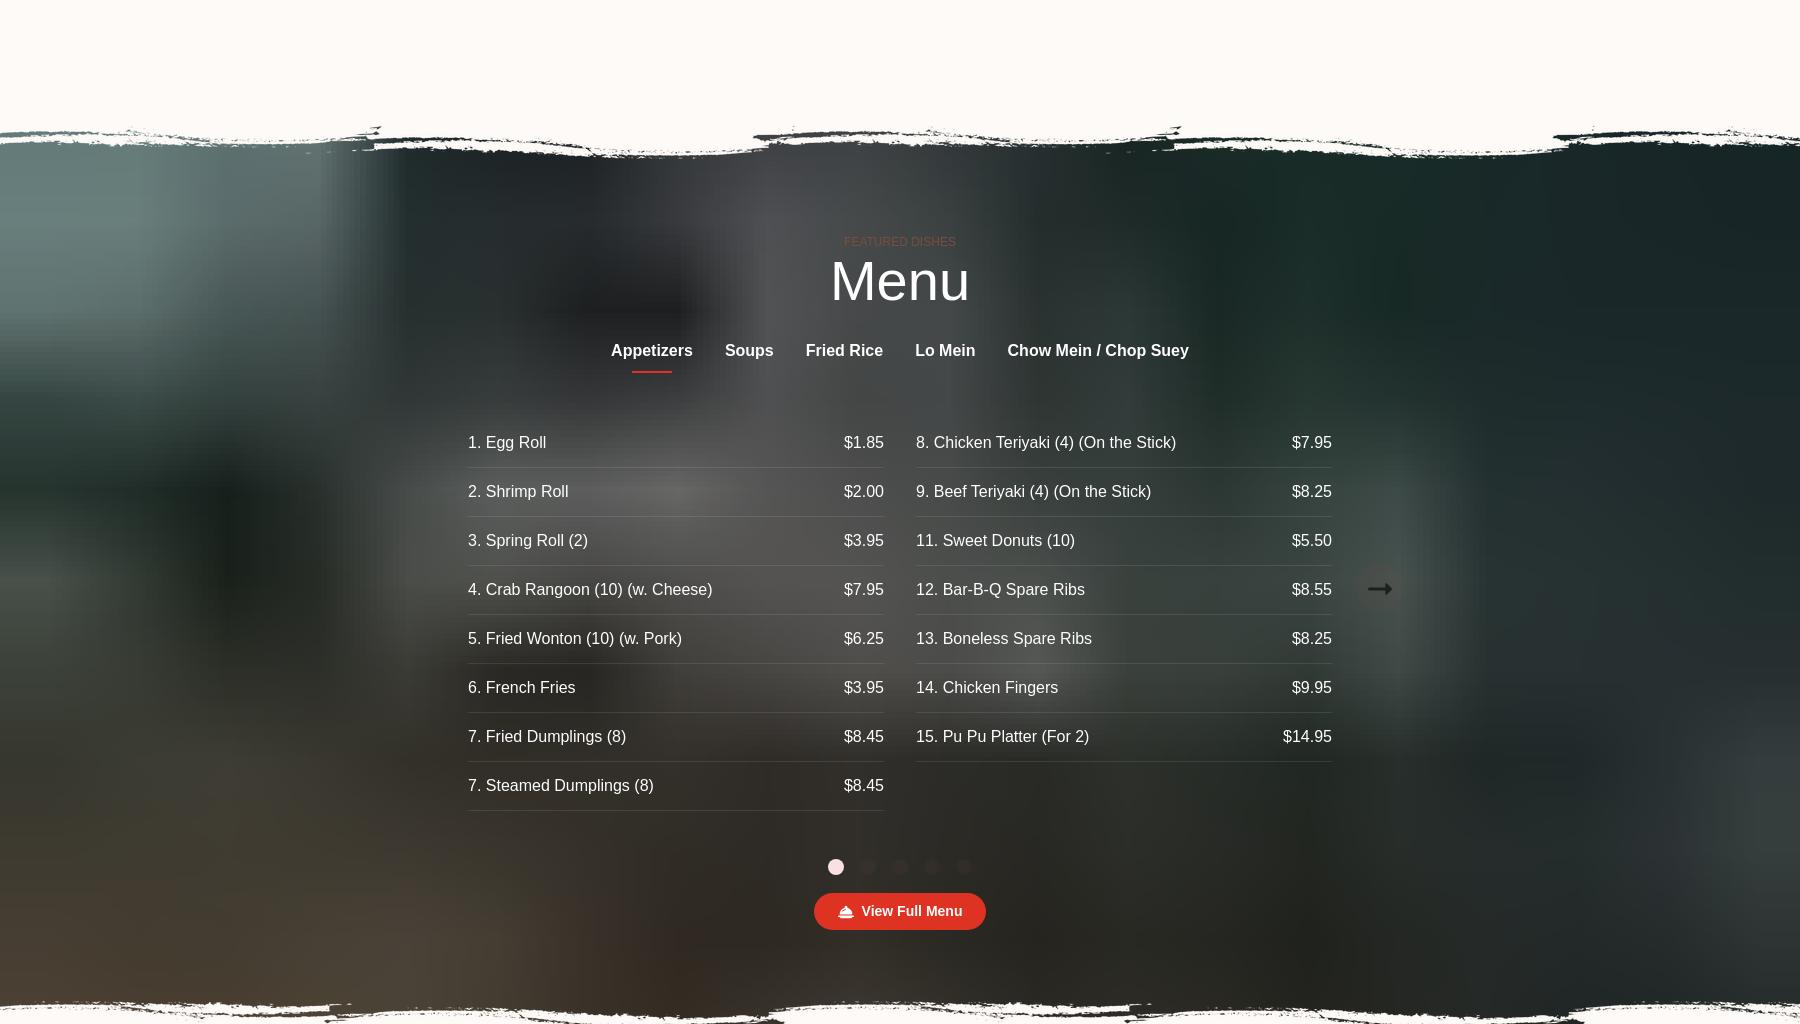 The width and height of the screenshot is (1800, 1024). Describe the element at coordinates (520, 687) in the screenshot. I see `'6. French Fries'` at that location.